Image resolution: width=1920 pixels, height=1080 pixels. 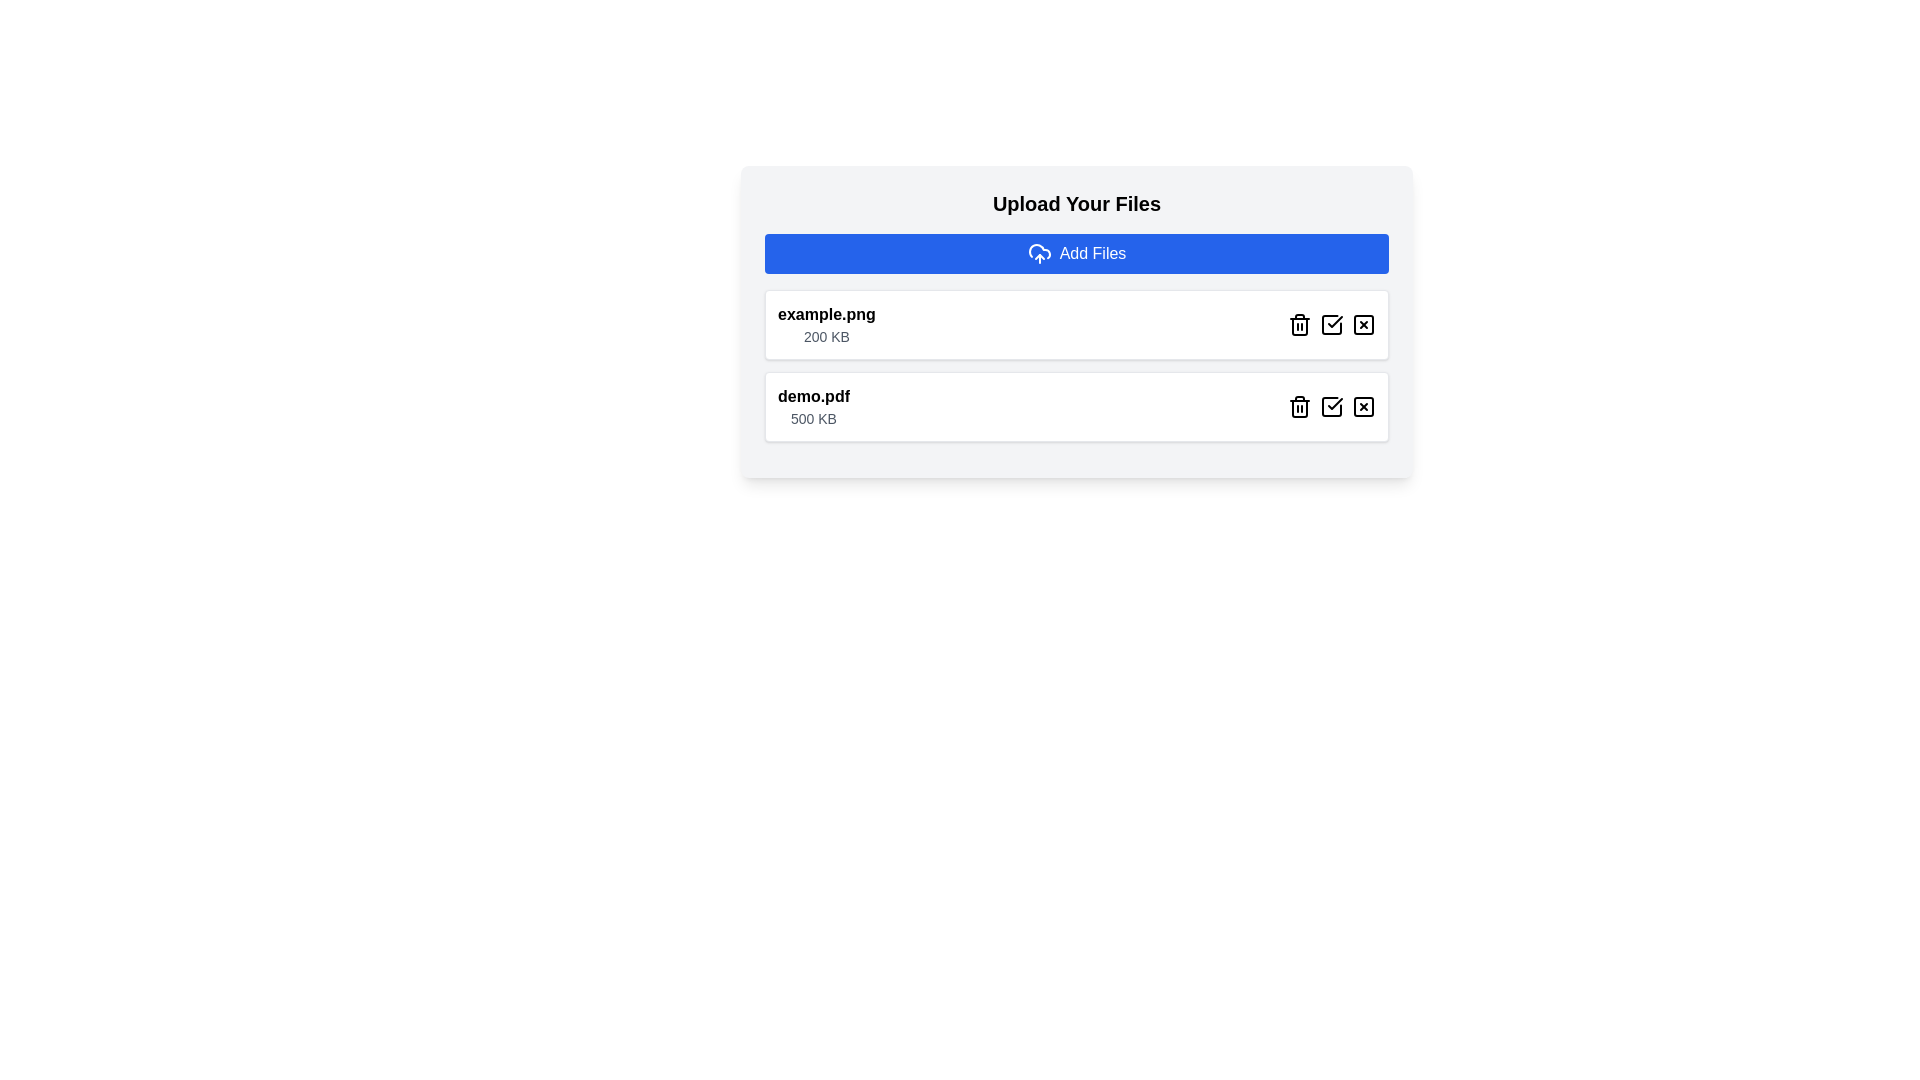 What do you see at coordinates (1331, 406) in the screenshot?
I see `the checkbox-like graphical indicator located to the right of the filename 'demo.pdf'` at bounding box center [1331, 406].